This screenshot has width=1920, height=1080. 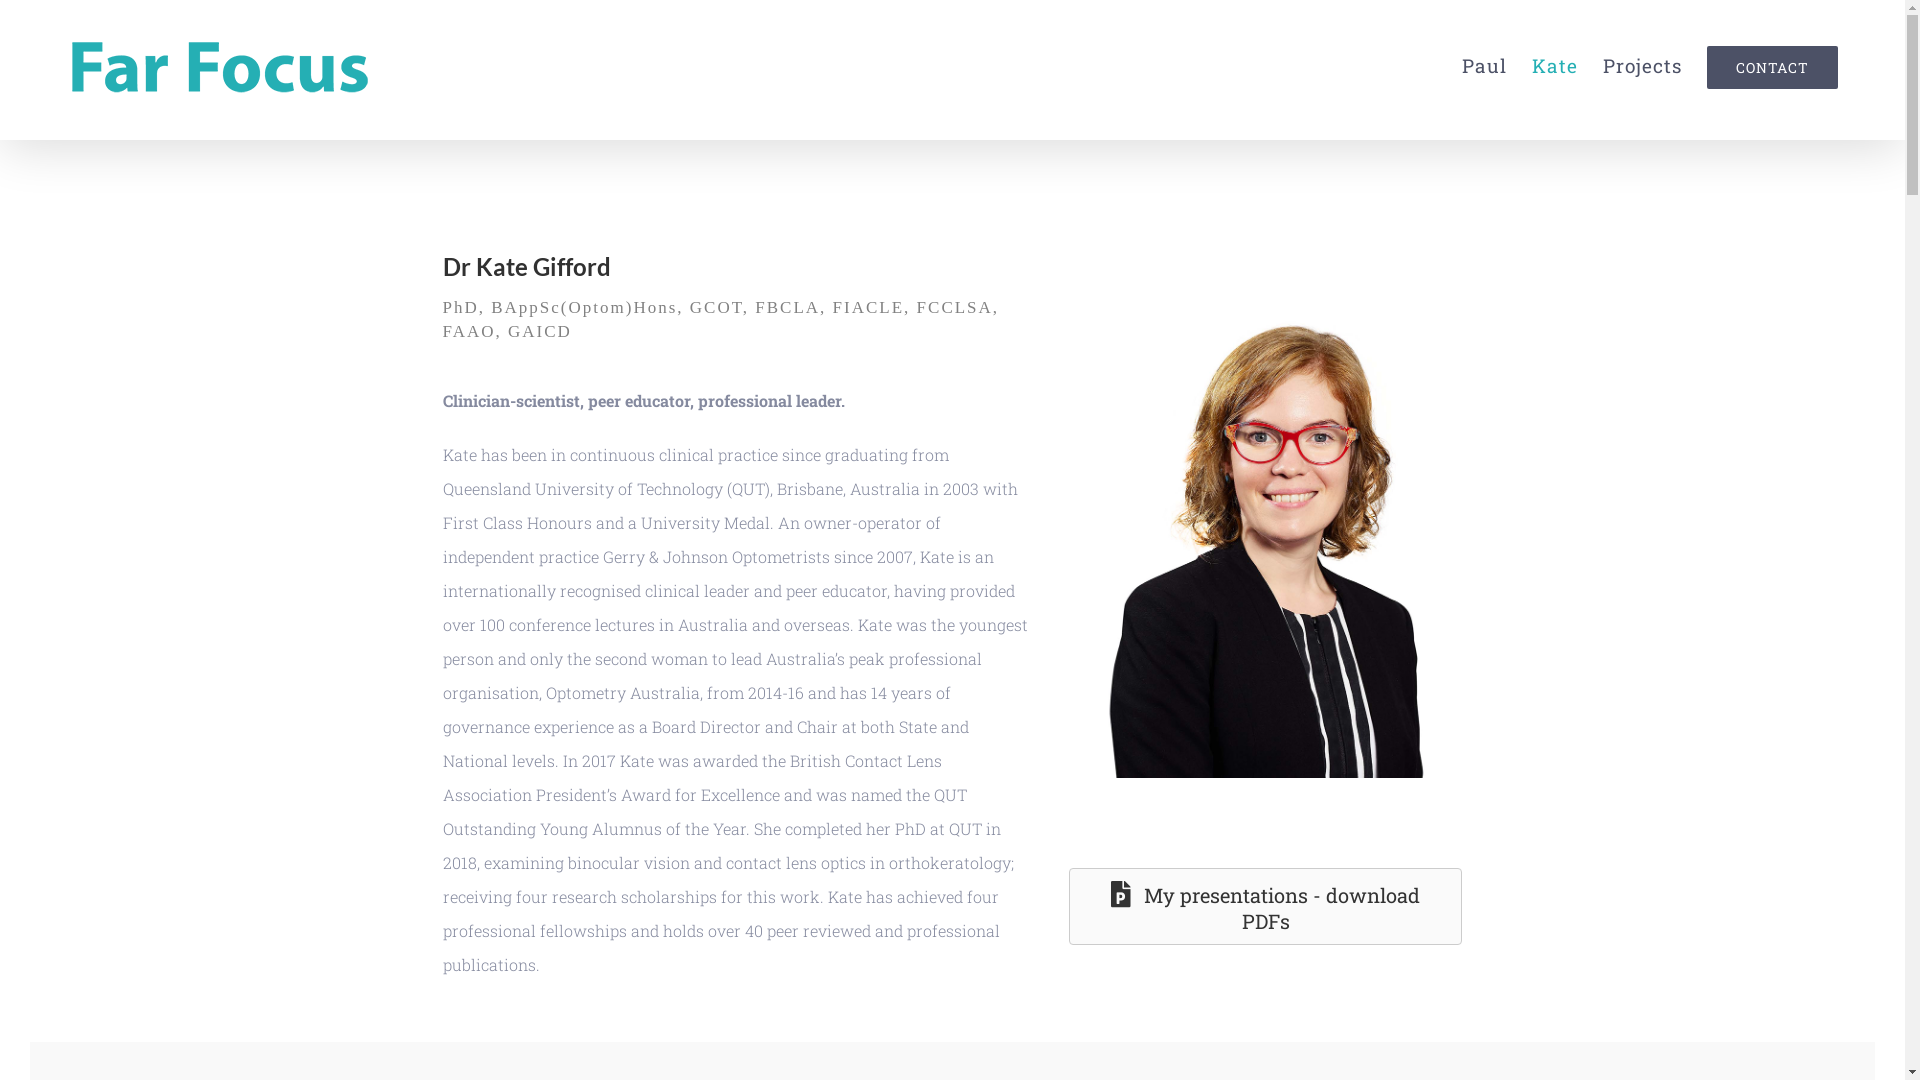 What do you see at coordinates (1265, 906) in the screenshot?
I see `'My presentations - download PDFs'` at bounding box center [1265, 906].